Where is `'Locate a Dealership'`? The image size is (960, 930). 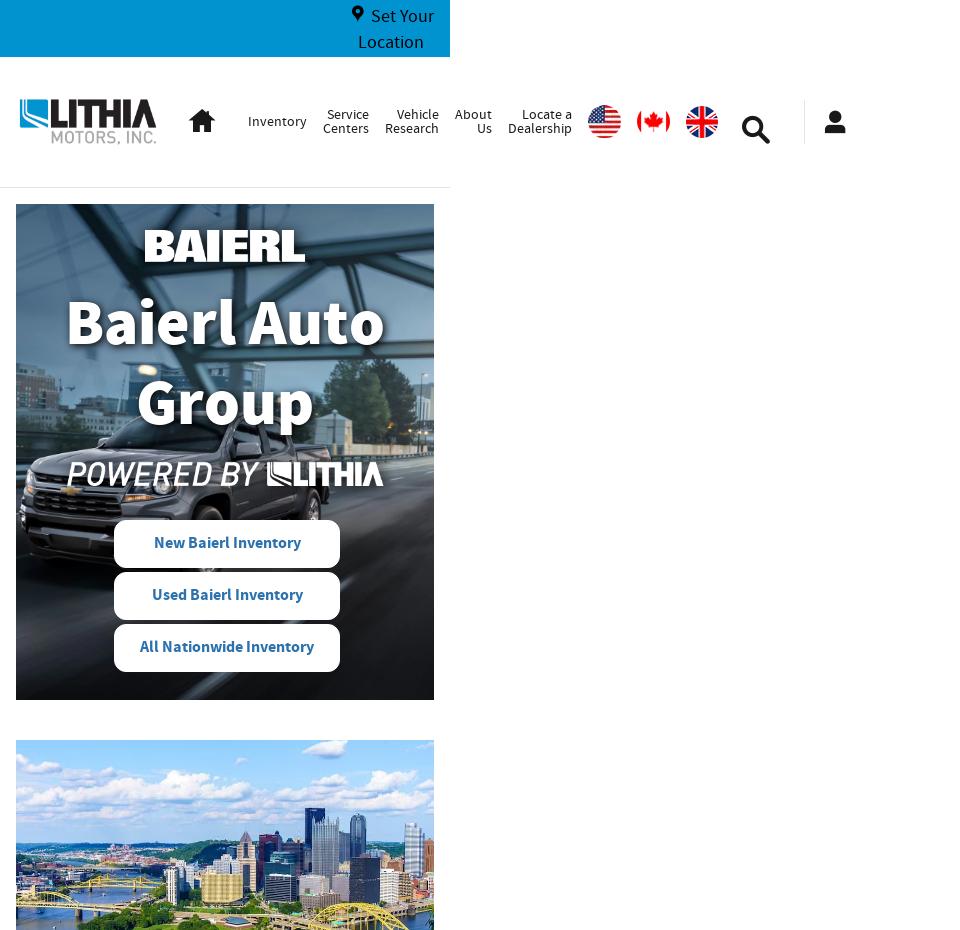
'Locate a Dealership' is located at coordinates (539, 120).